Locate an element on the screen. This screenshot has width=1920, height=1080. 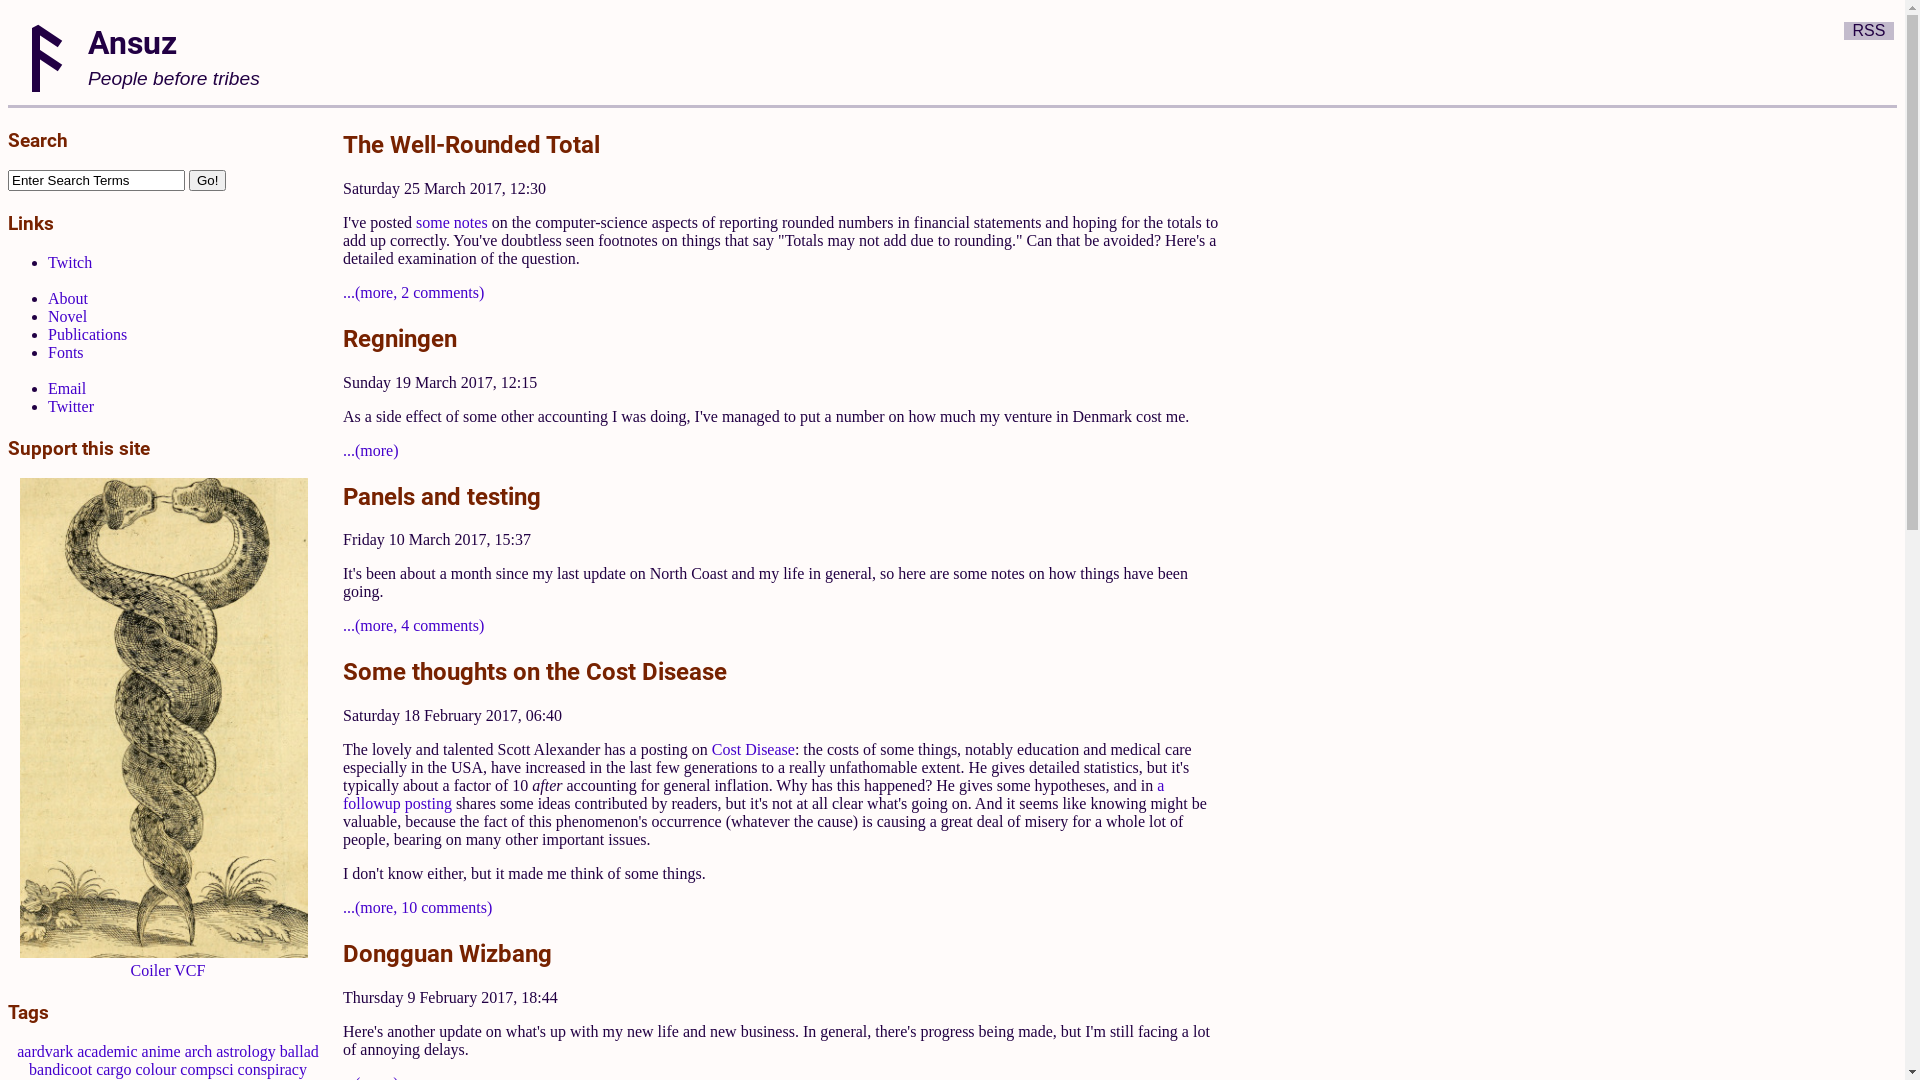
'some notes' is located at coordinates (450, 222).